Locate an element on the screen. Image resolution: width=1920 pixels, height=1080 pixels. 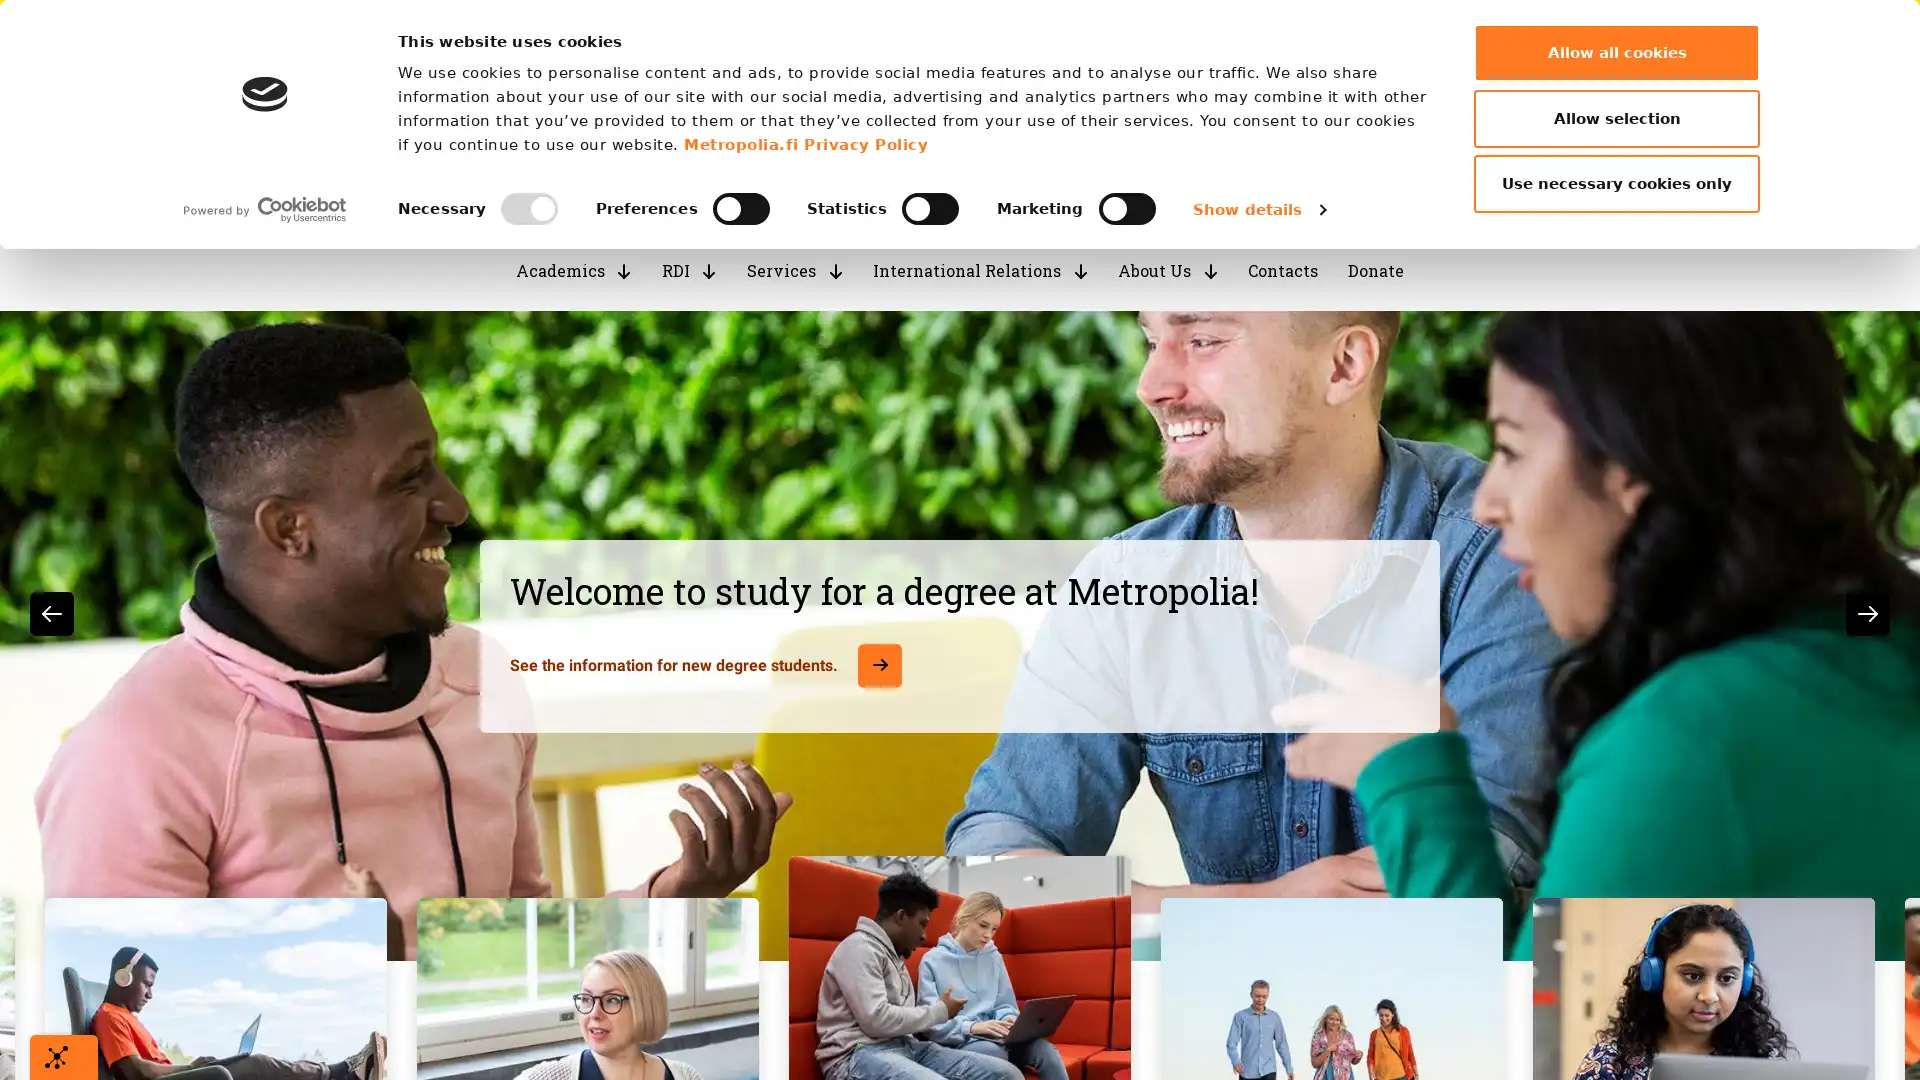
Allow all cookies is located at coordinates (1617, 52).